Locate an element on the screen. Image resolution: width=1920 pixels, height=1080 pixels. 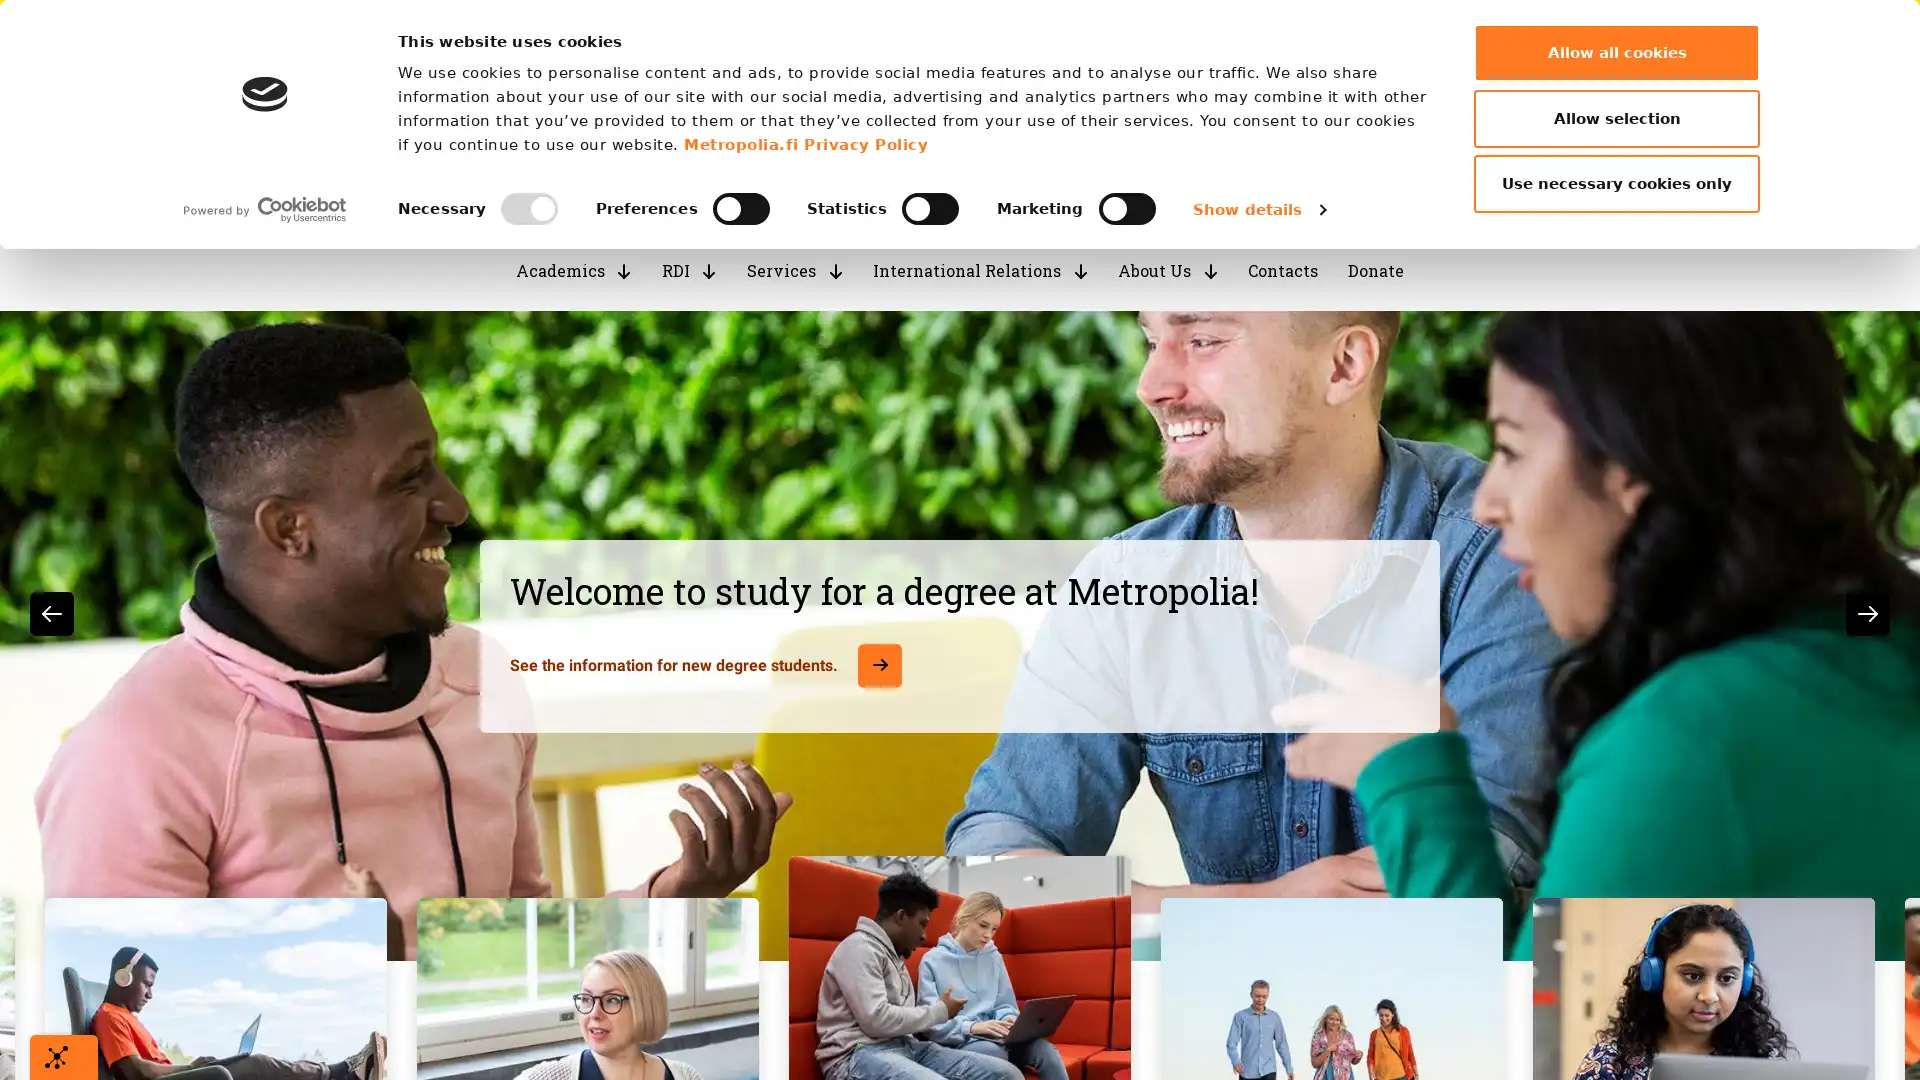
Allow all cookies is located at coordinates (1617, 52).